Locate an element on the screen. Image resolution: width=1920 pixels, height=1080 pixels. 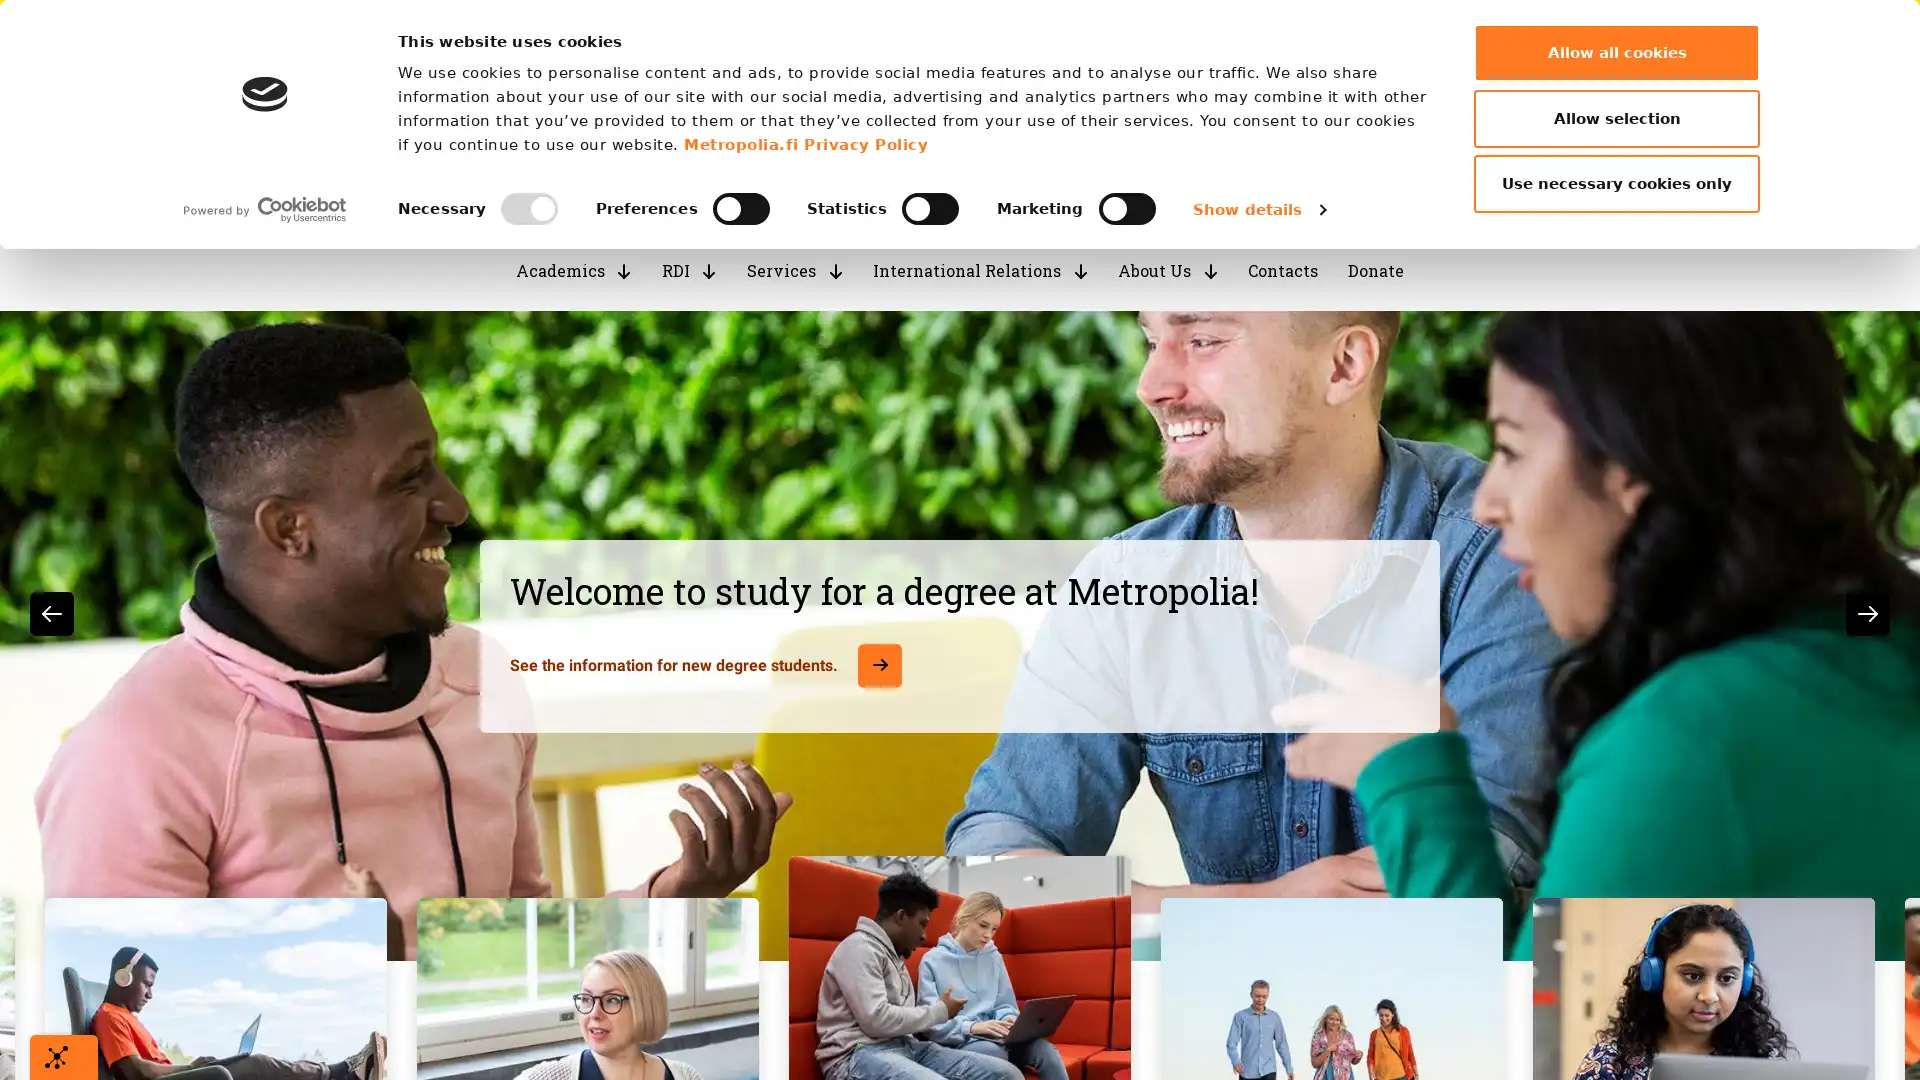
Allow all cookies is located at coordinates (1617, 52).